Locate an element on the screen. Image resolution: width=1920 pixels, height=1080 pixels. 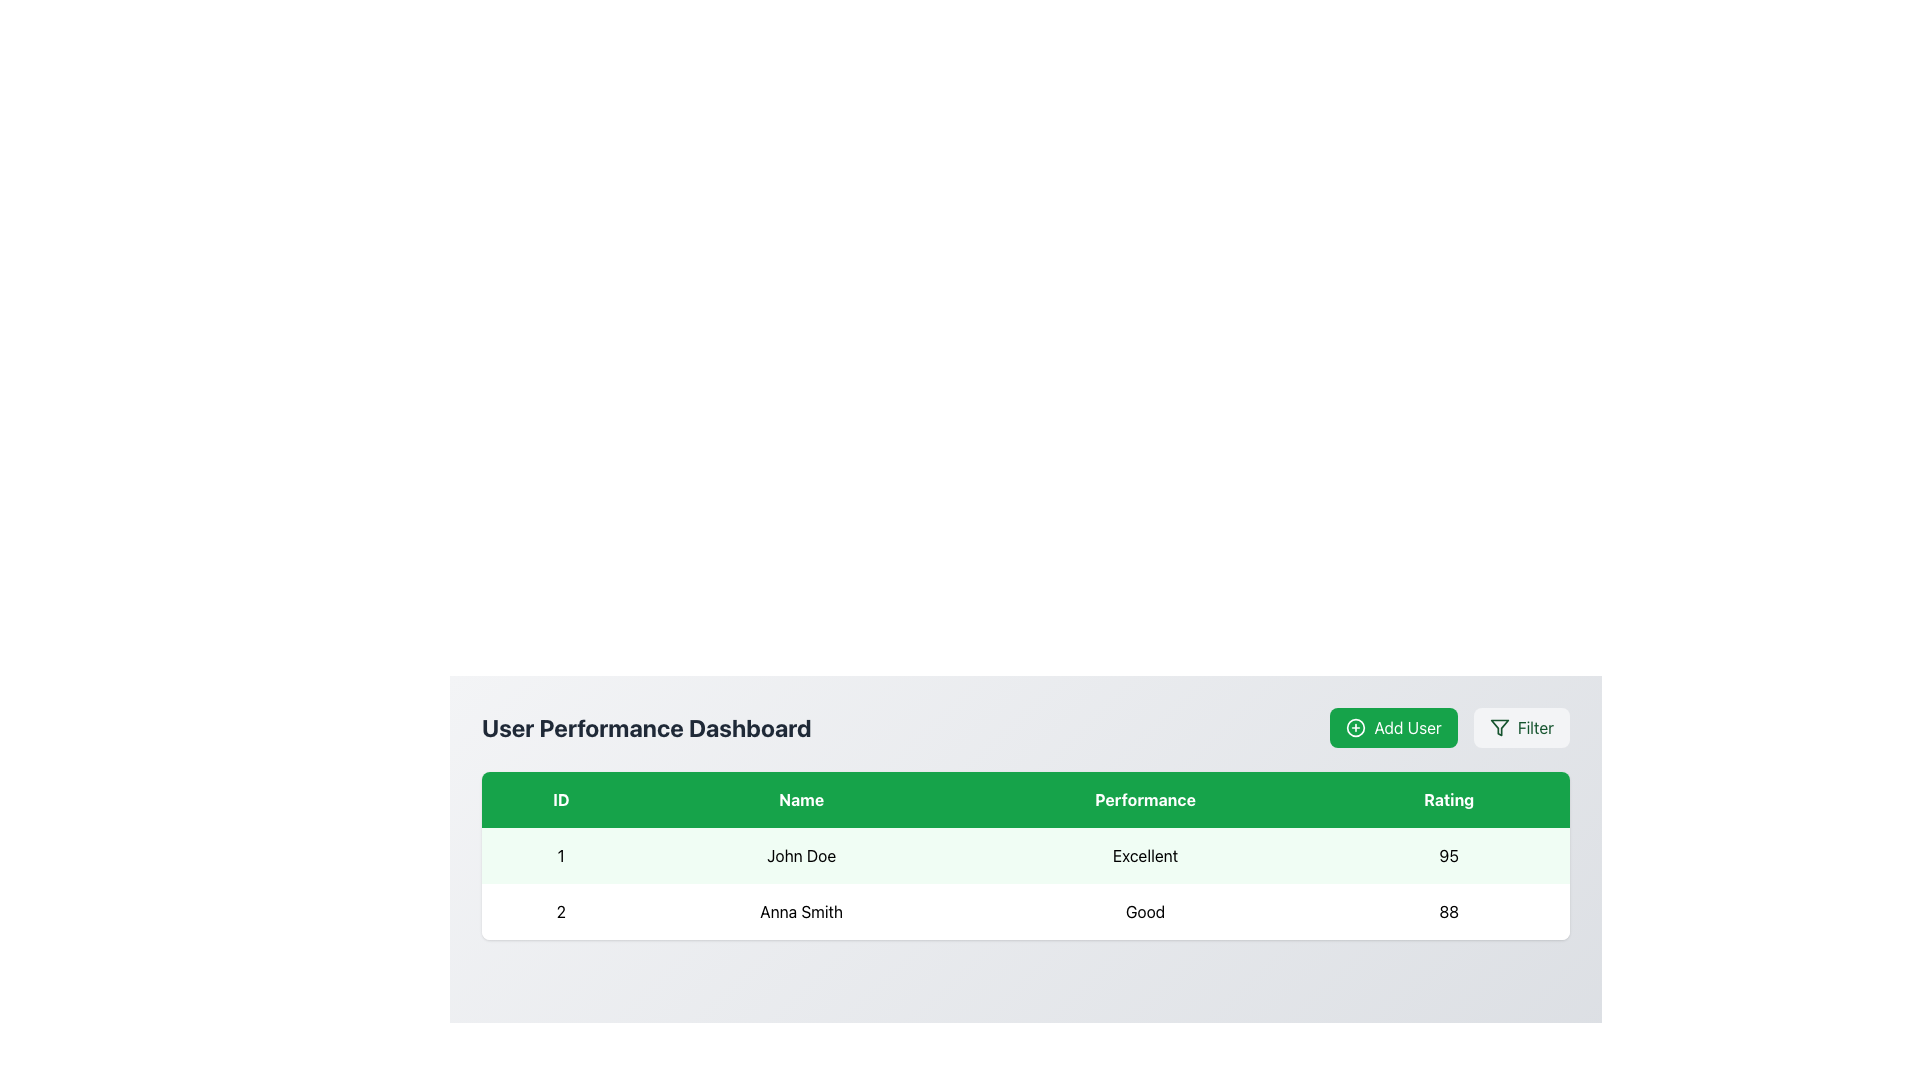
the filter button located at the top-right section of the table interface, positioned to the right of the 'Add User' button is located at coordinates (1520, 728).